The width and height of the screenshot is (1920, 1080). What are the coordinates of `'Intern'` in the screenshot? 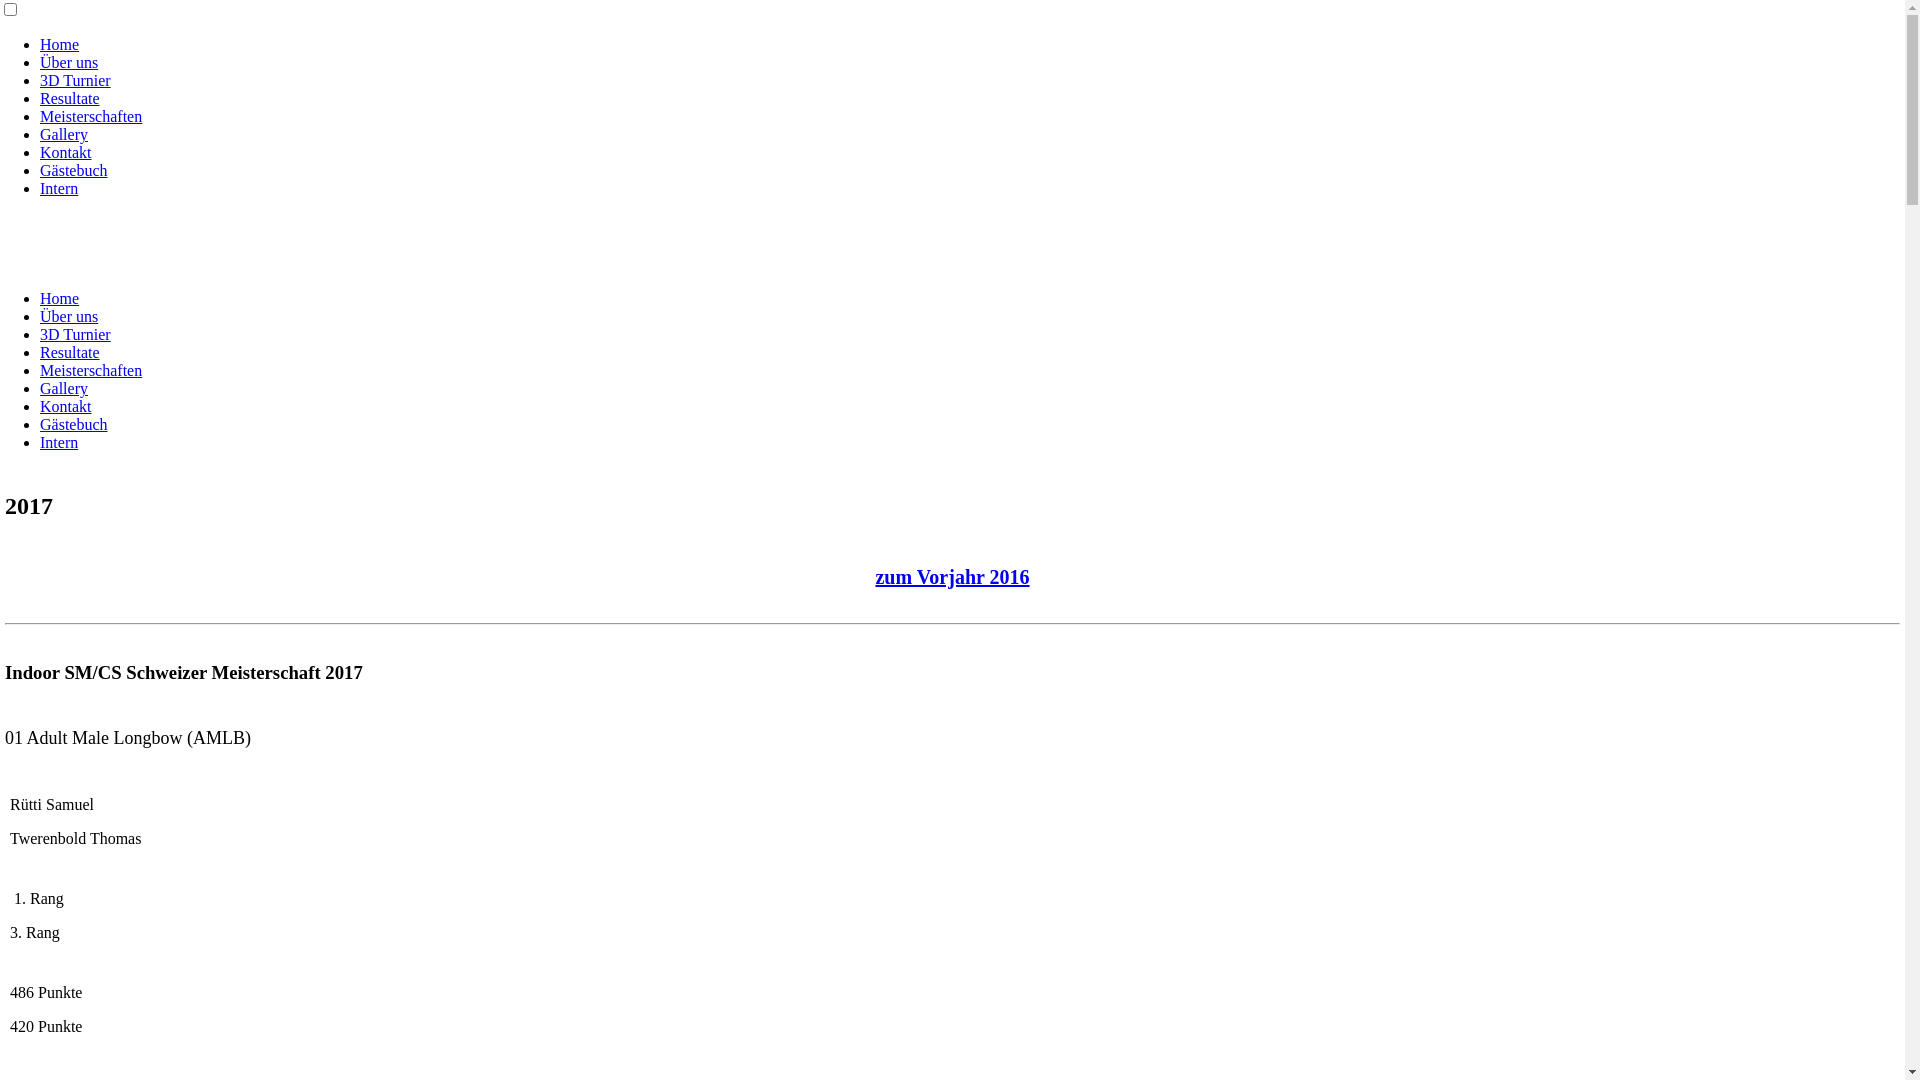 It's located at (58, 441).